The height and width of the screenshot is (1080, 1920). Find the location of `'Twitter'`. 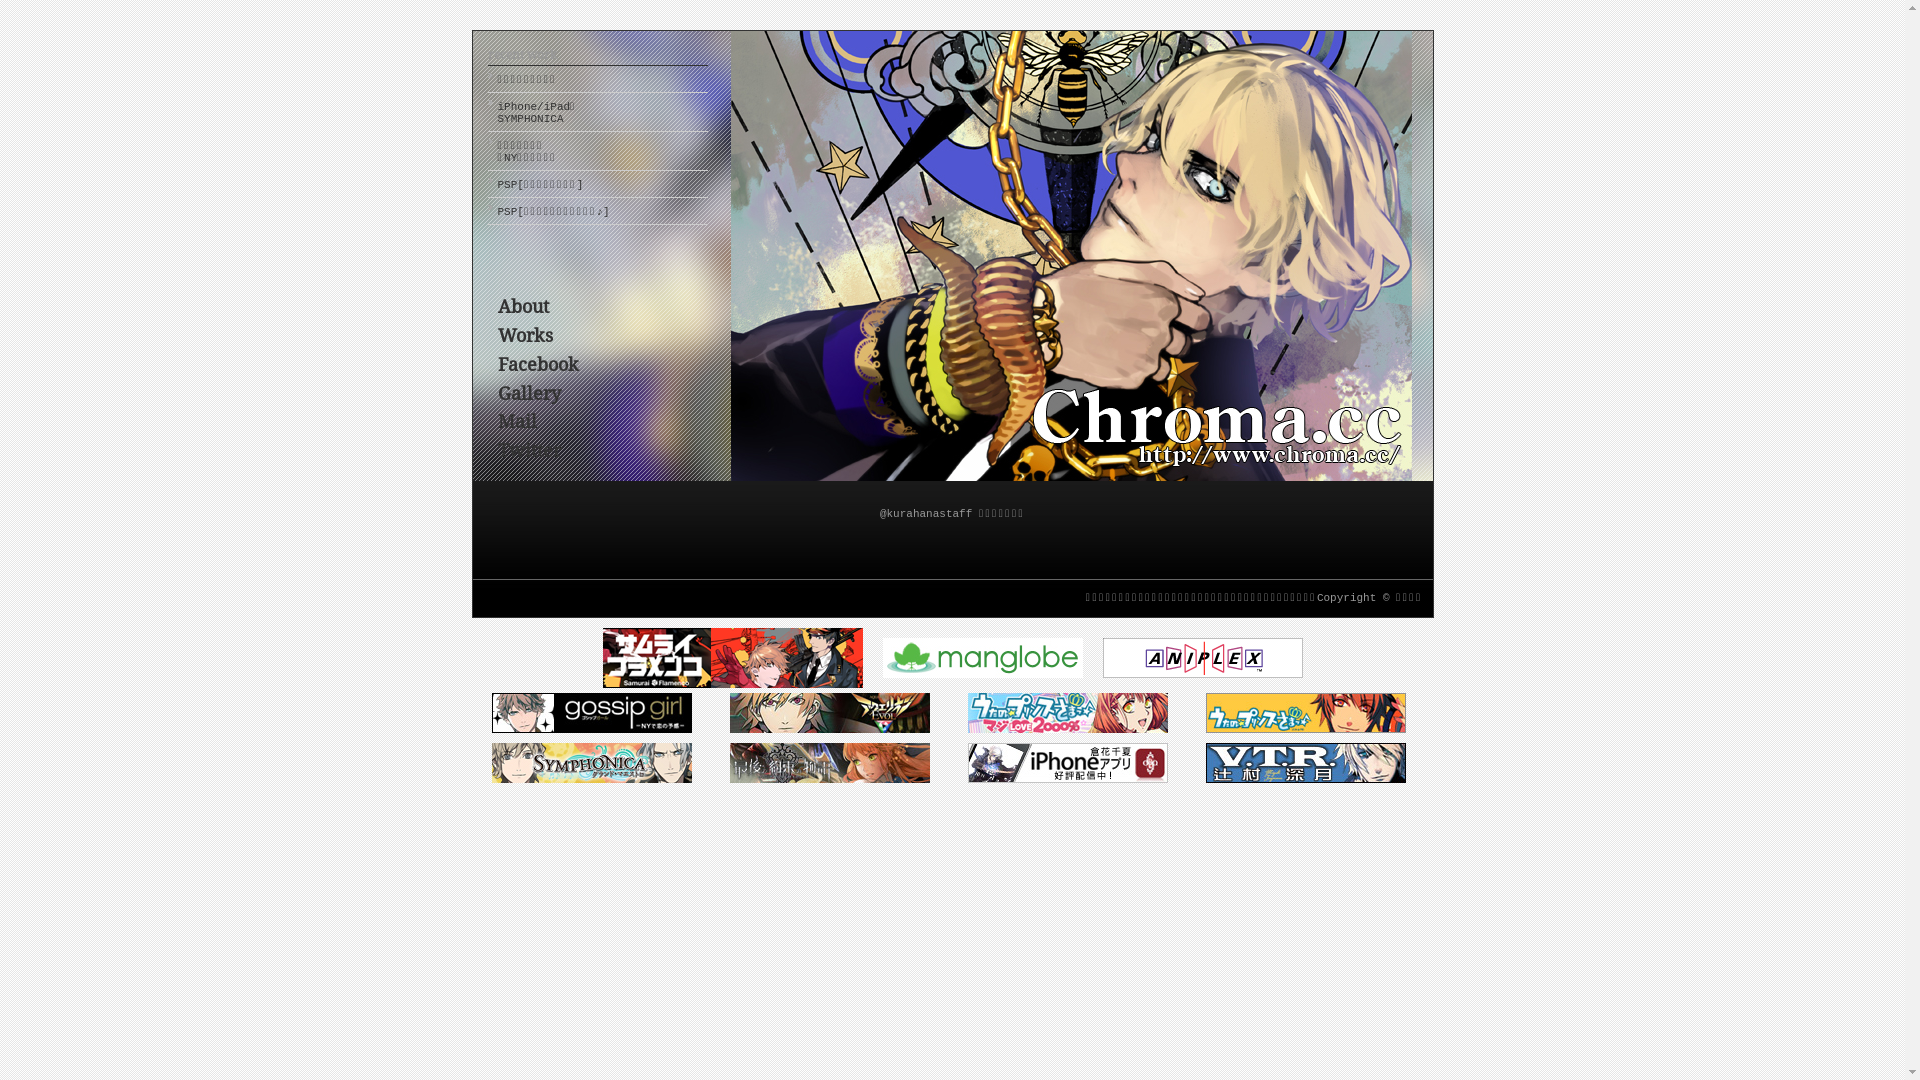

'Twitter' is located at coordinates (529, 450).